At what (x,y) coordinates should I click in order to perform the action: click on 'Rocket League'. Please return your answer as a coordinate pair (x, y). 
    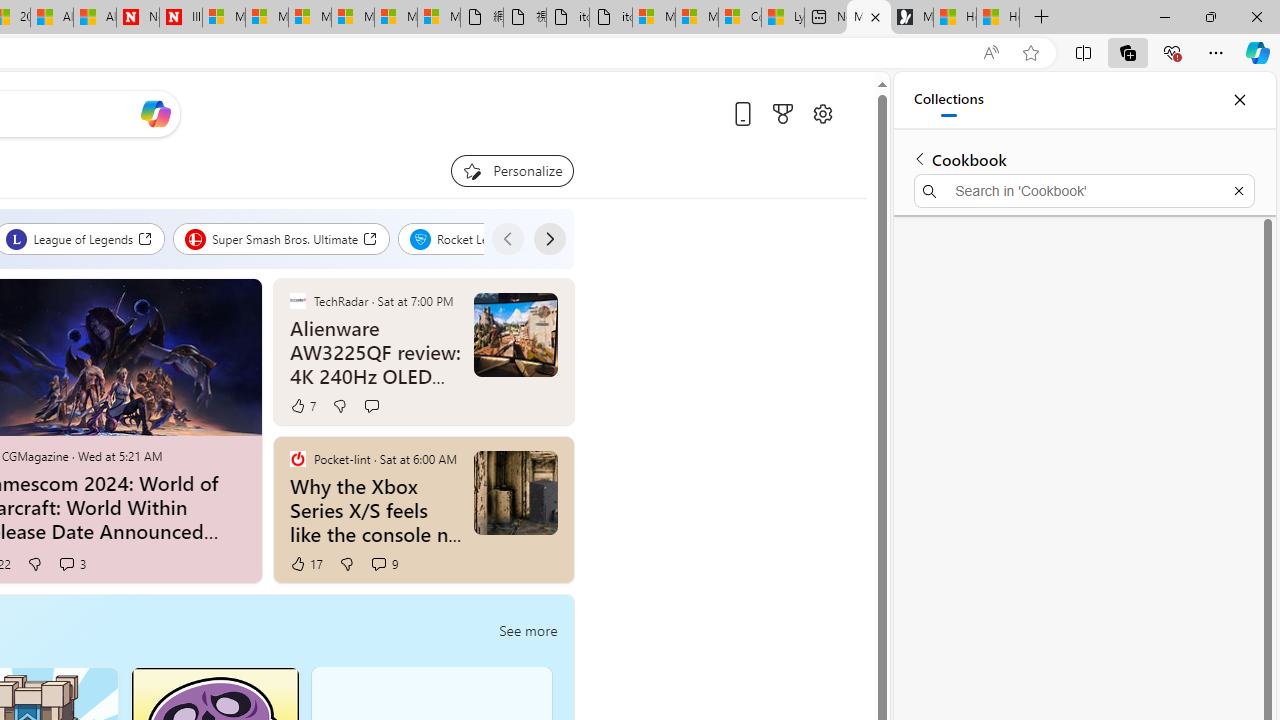
    Looking at the image, I should click on (471, 238).